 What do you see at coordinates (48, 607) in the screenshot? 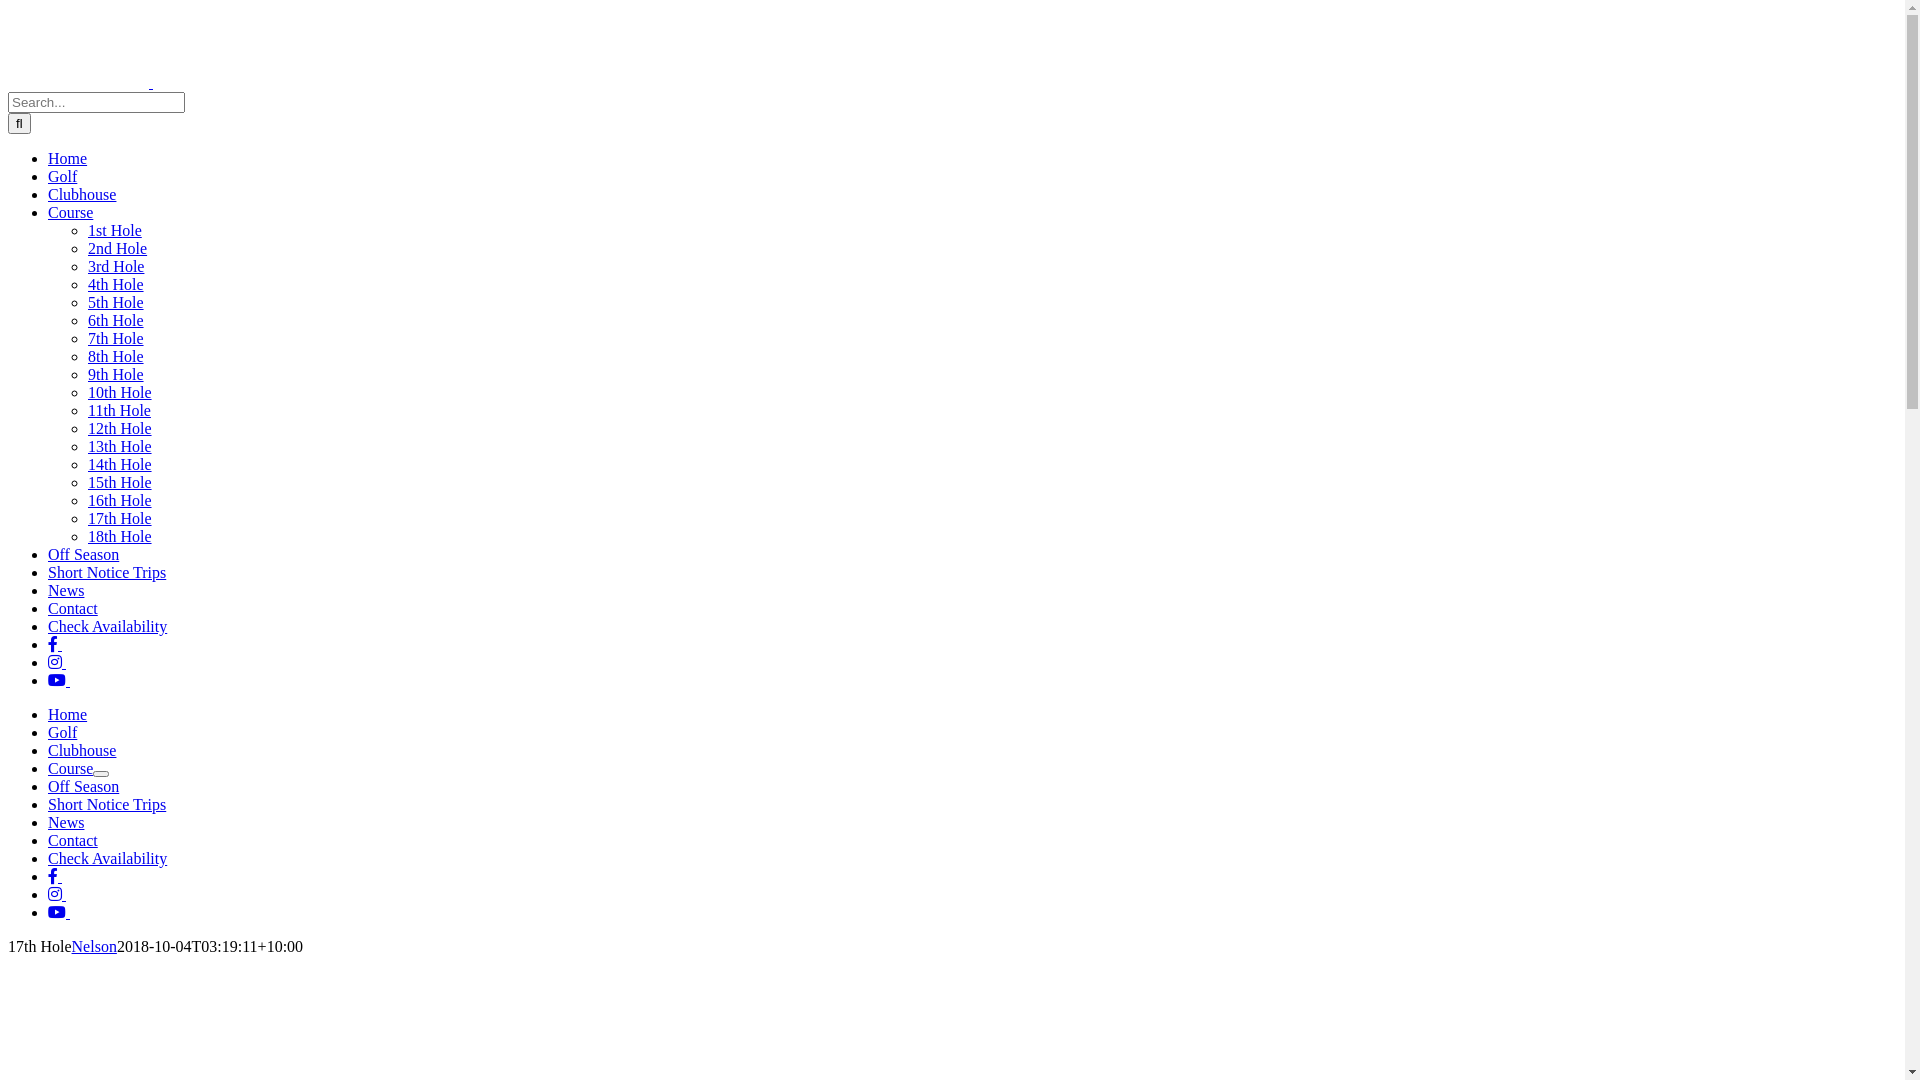
I see `'Contact'` at bounding box center [48, 607].